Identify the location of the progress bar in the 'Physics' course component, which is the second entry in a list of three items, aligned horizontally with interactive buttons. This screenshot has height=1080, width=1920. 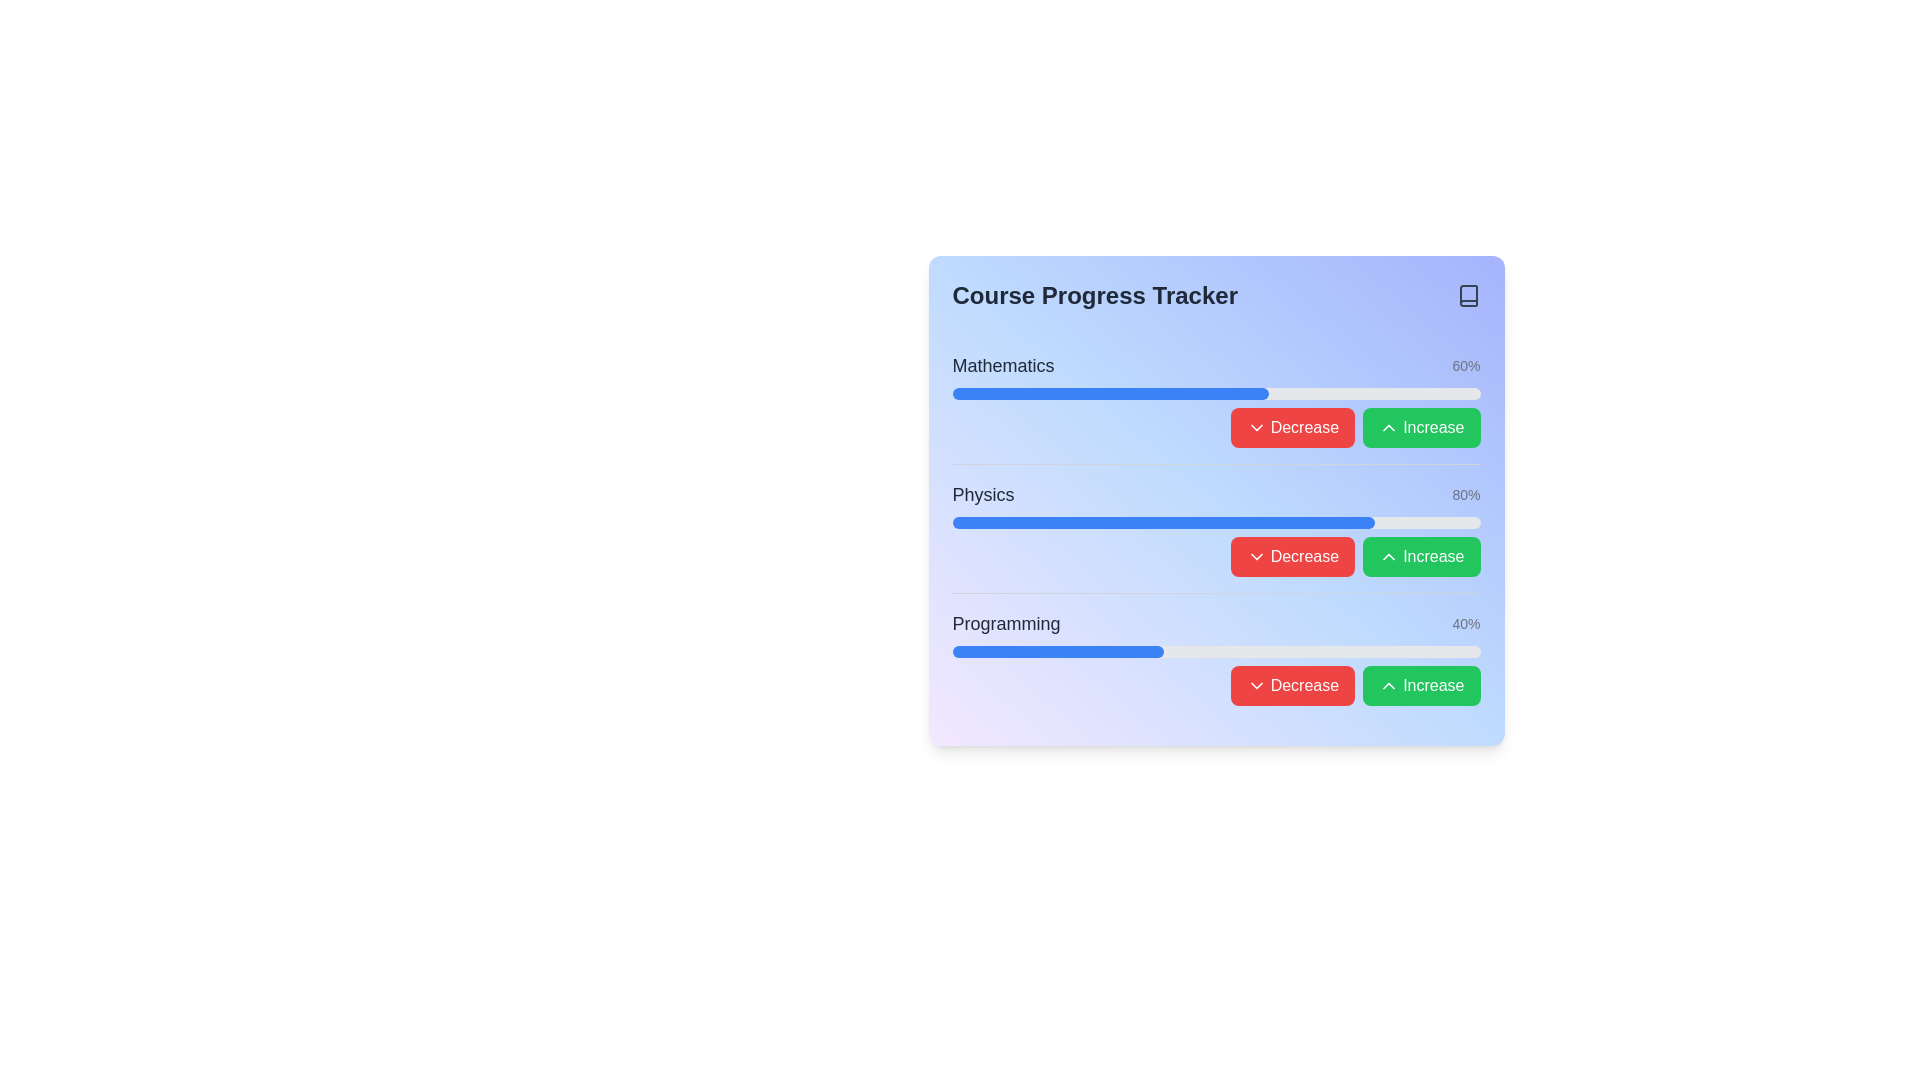
(1215, 527).